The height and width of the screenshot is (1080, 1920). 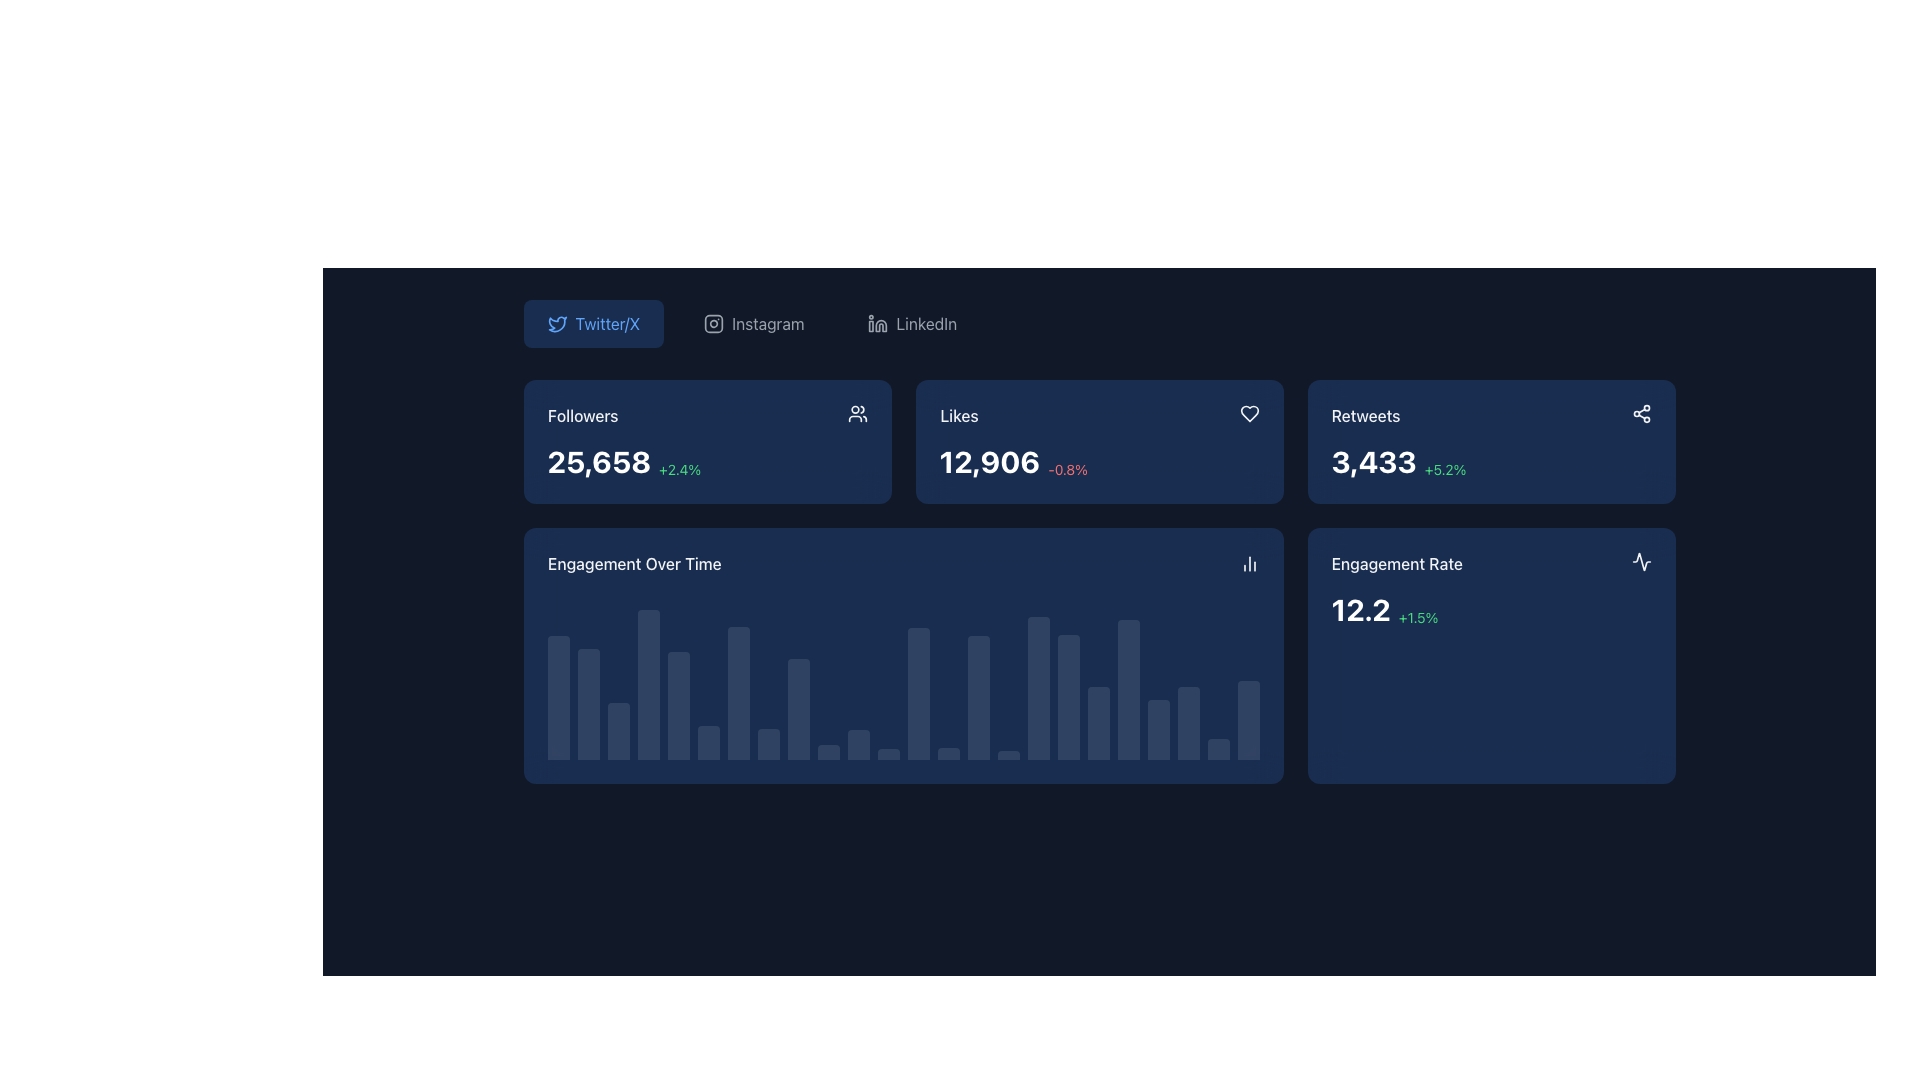 What do you see at coordinates (957, 415) in the screenshot?
I see `the 'Likes' text label, which is styled with a light gray color on a dark blue background, located in the upper center-right of the interface, part of a statistics card` at bounding box center [957, 415].